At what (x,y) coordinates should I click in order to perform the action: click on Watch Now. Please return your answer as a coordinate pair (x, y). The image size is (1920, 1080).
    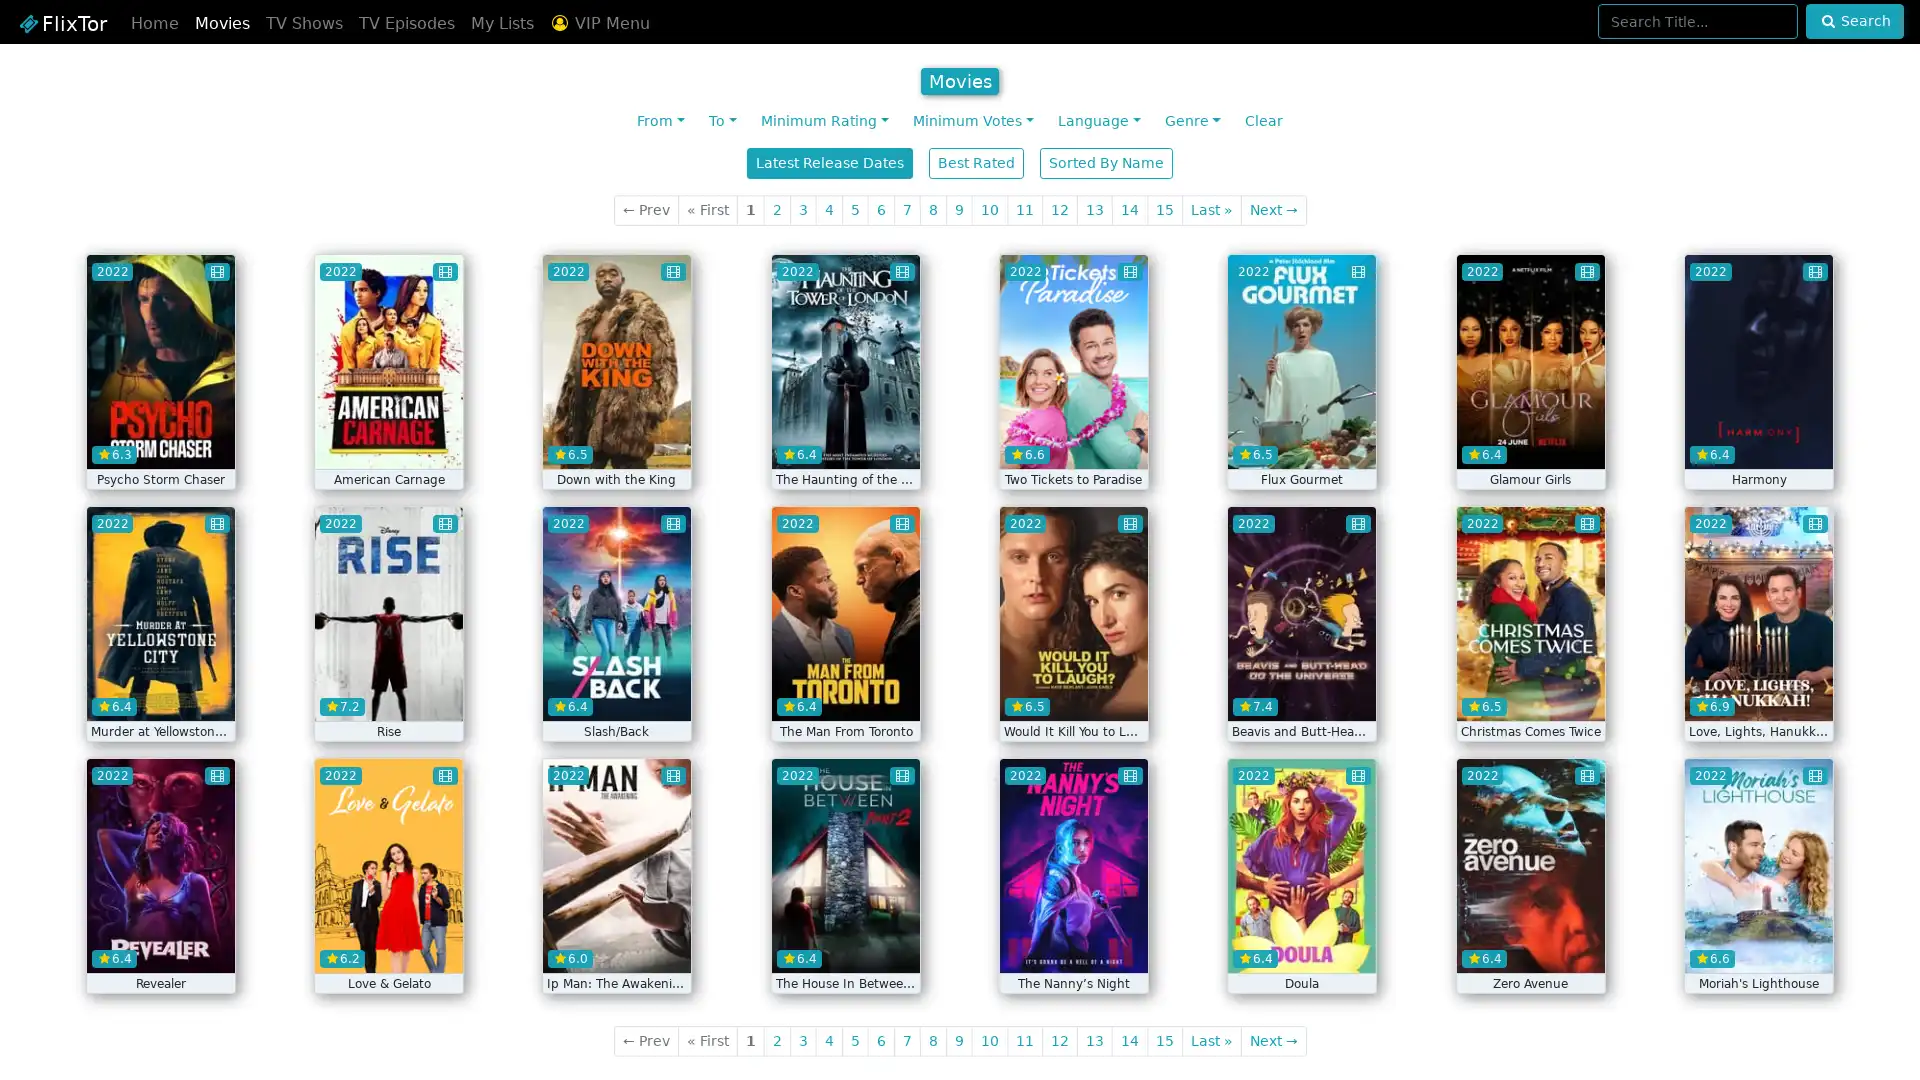
    Looking at the image, I should click on (845, 438).